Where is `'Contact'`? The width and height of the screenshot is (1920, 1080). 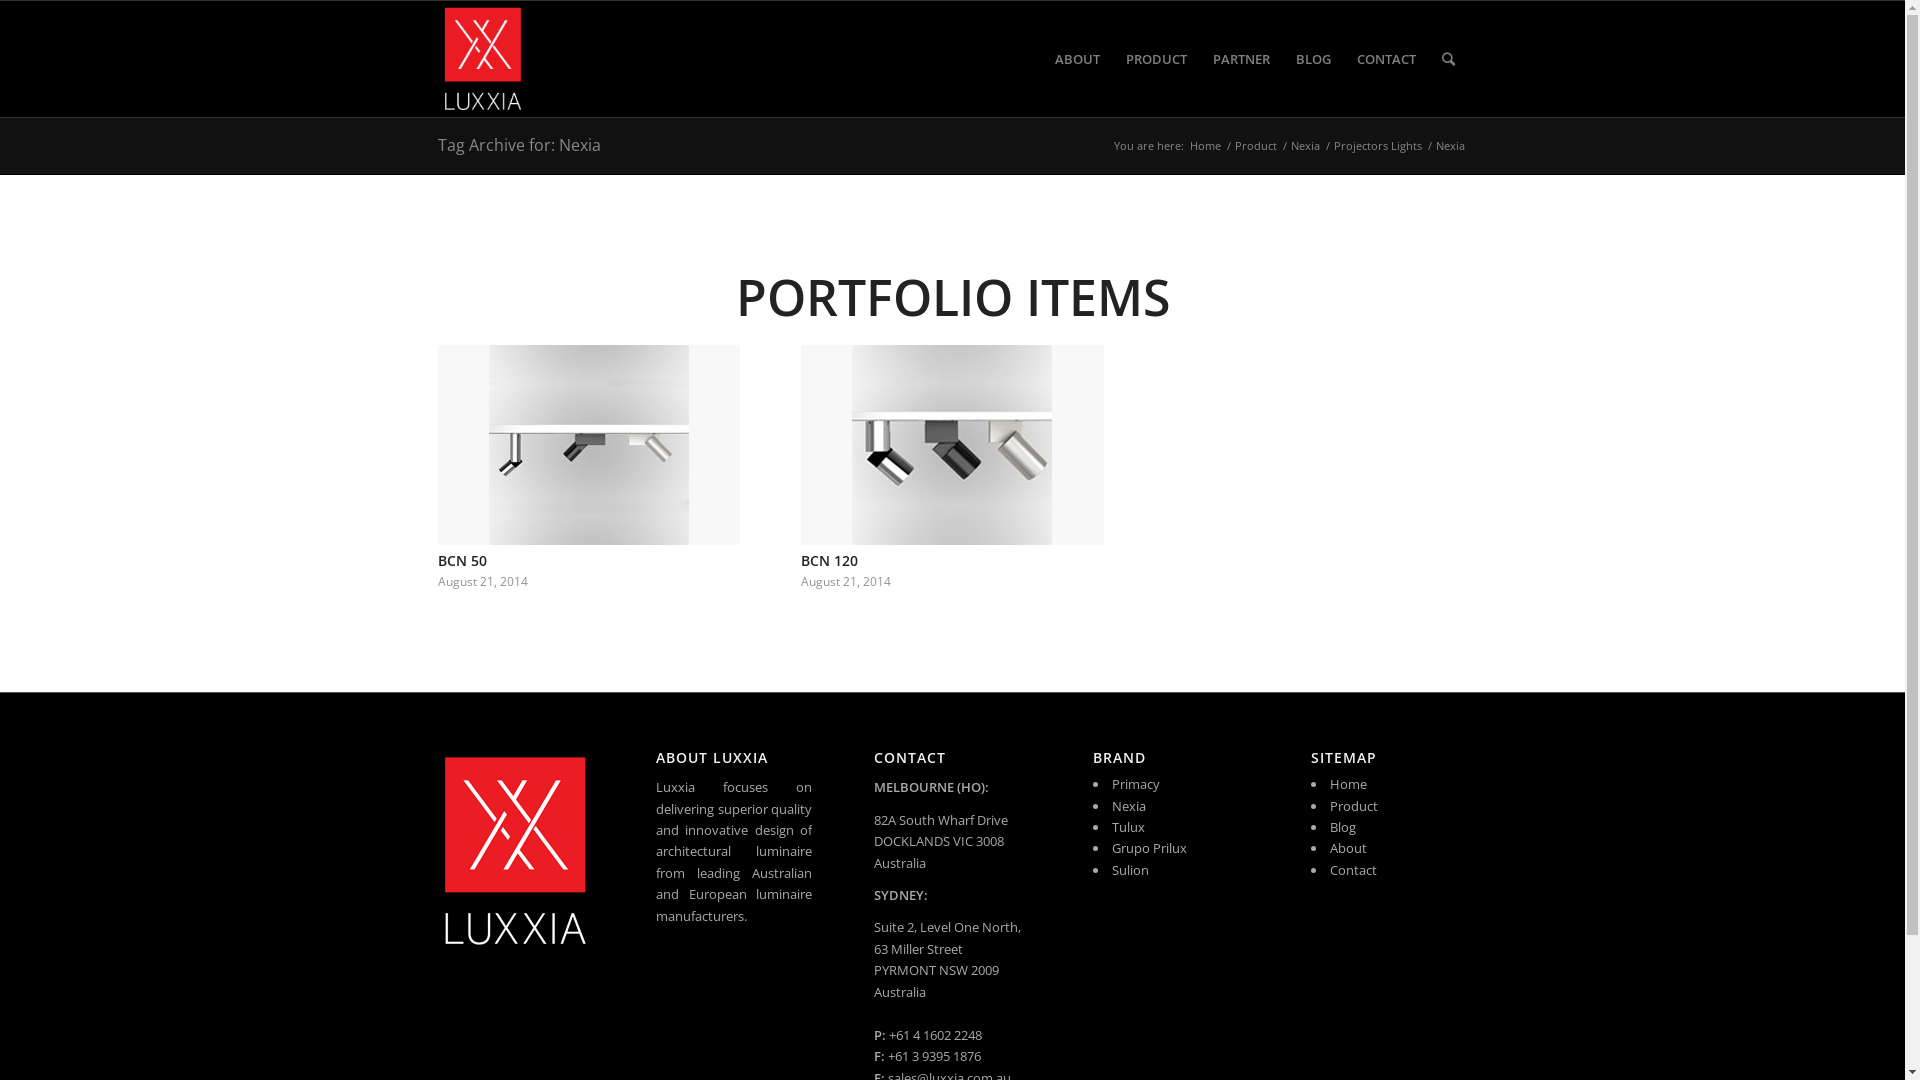 'Contact' is located at coordinates (1353, 869).